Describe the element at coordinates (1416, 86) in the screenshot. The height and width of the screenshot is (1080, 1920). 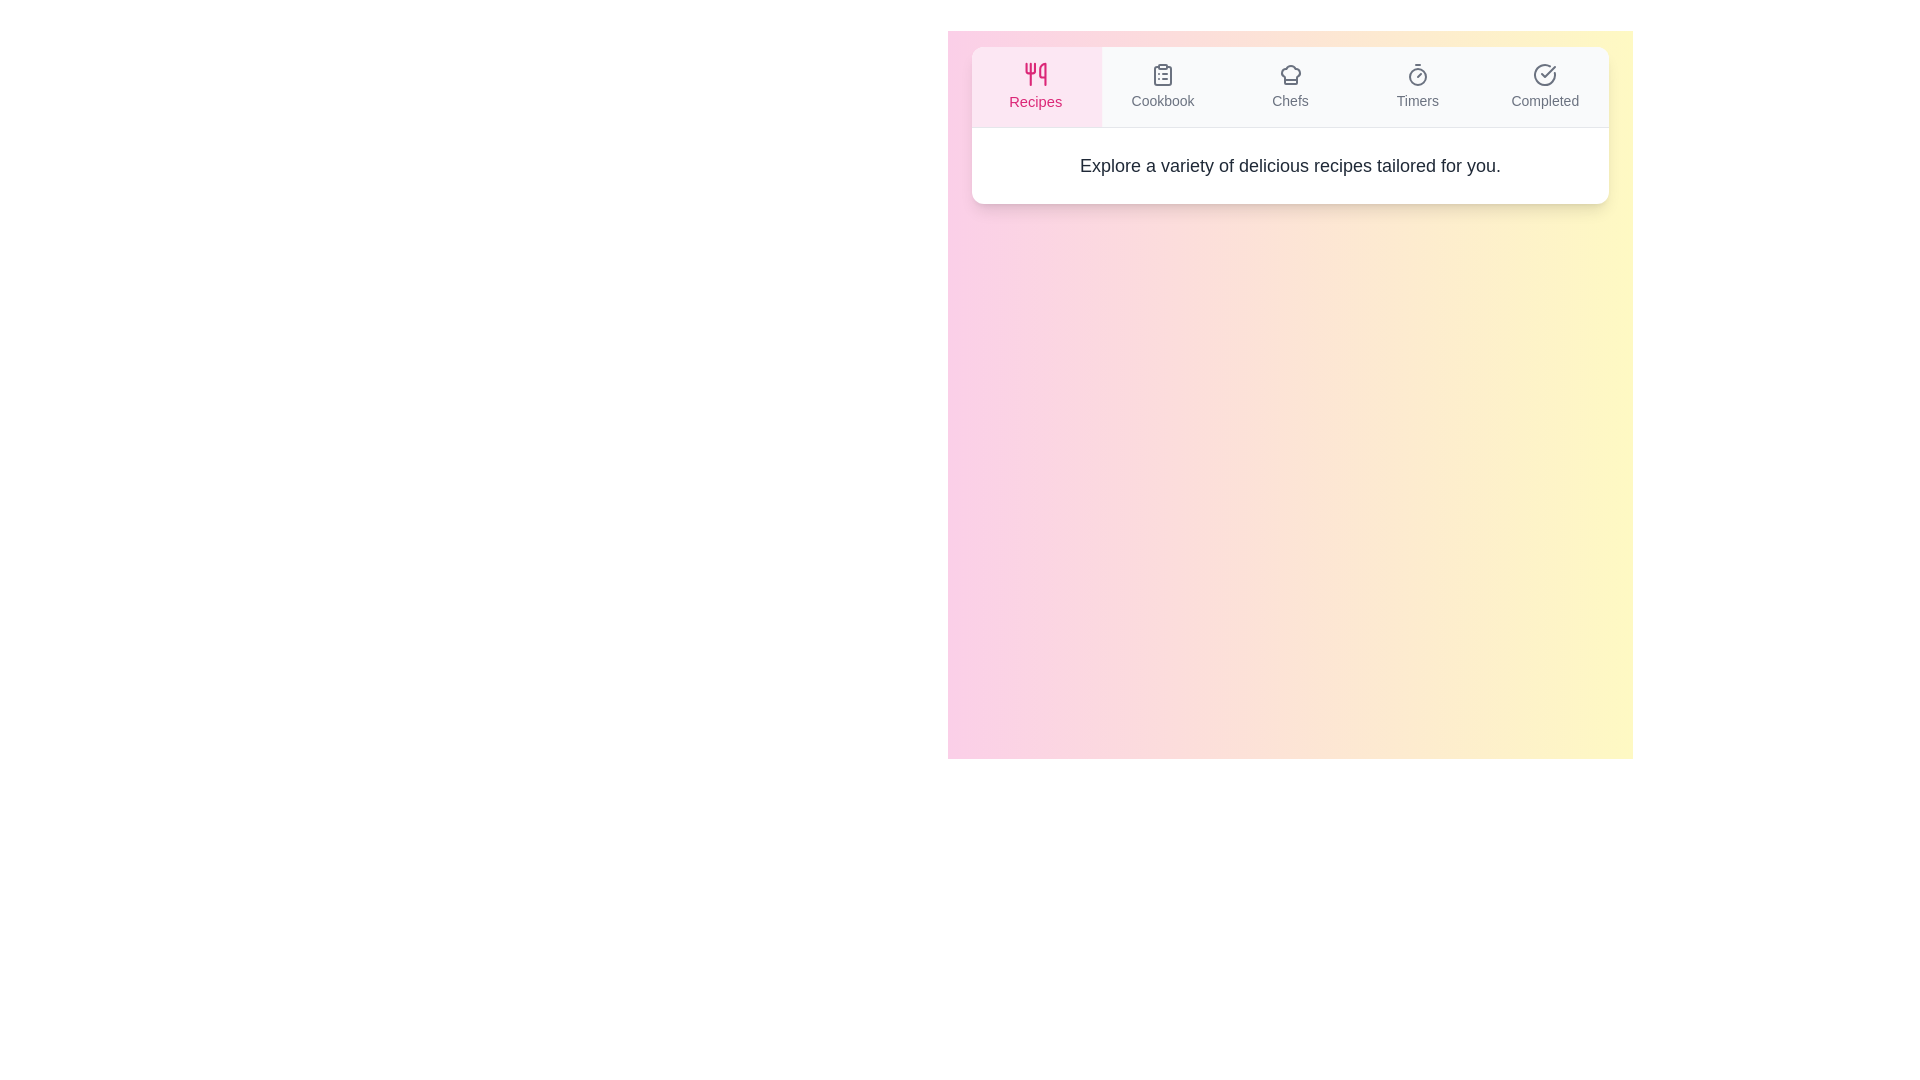
I see `the tab labeled Timers to view its associated content` at that location.